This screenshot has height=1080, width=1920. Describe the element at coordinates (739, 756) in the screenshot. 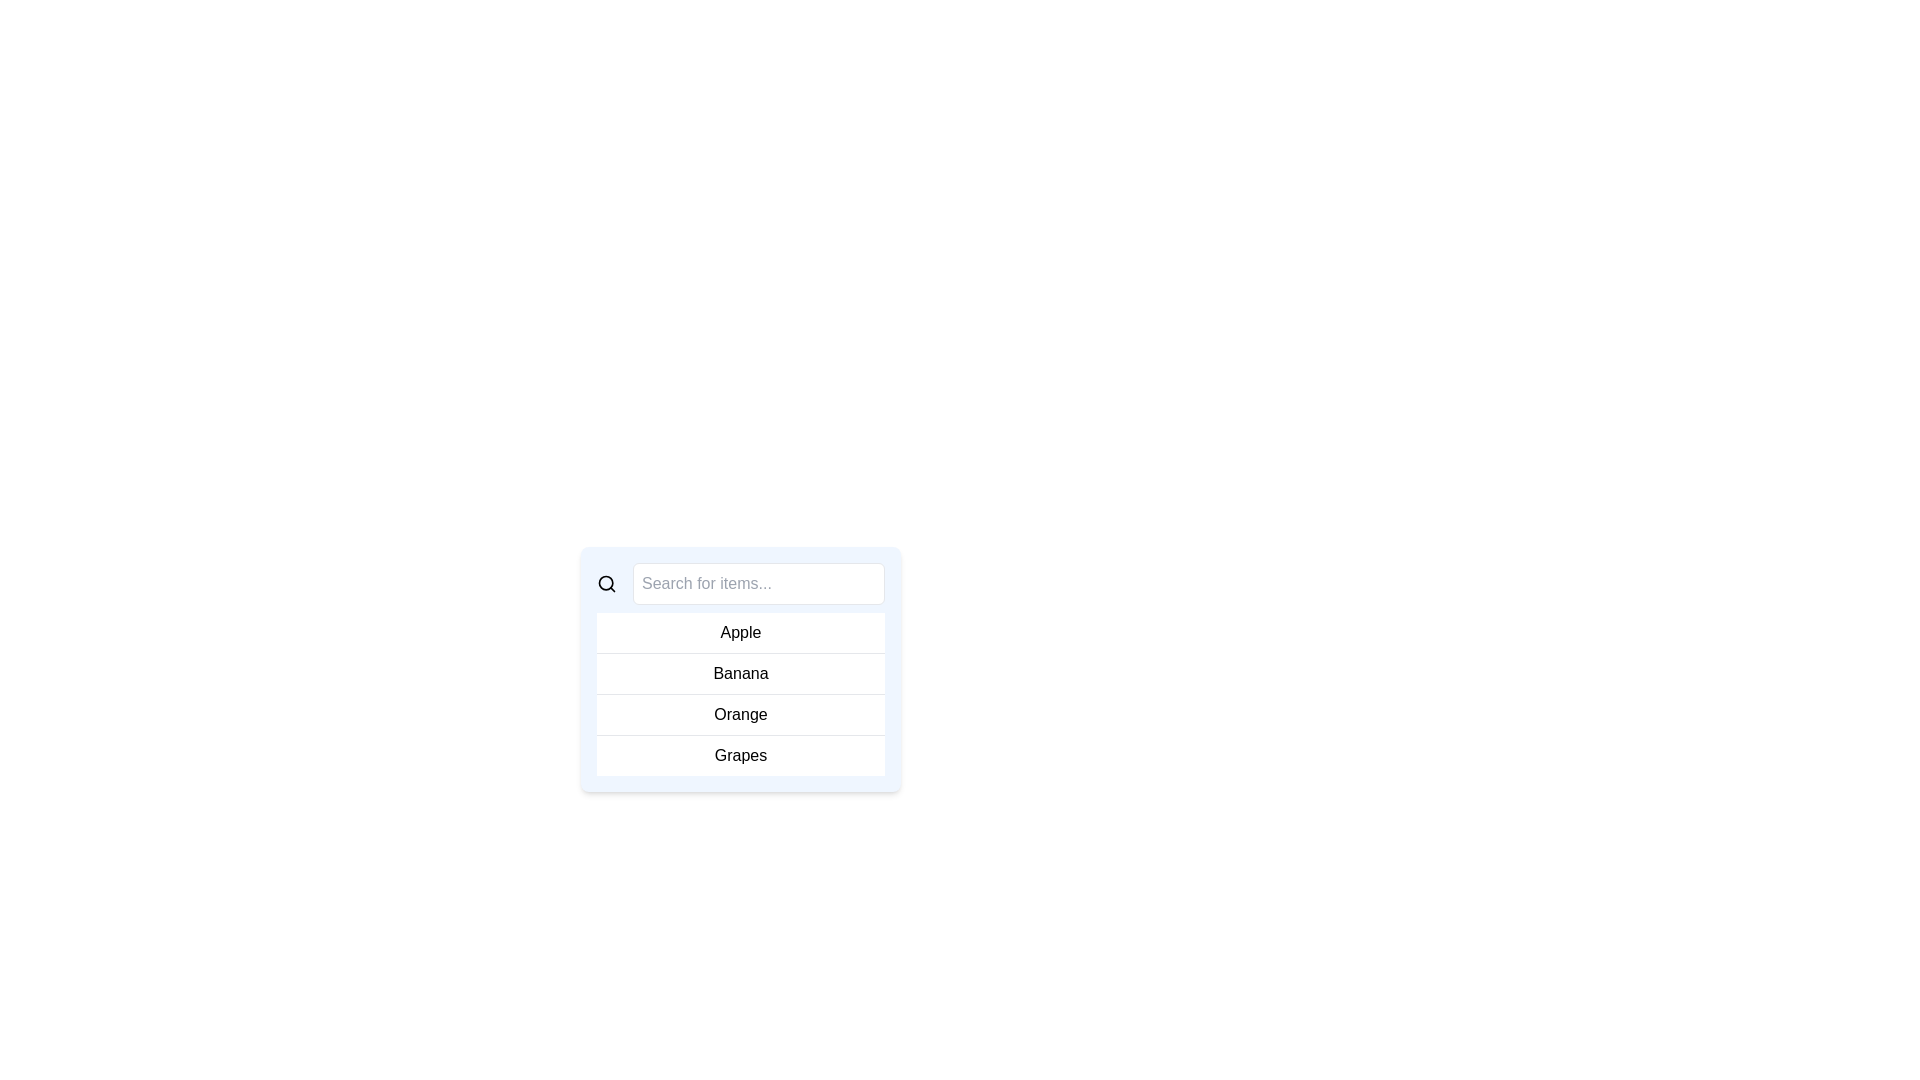

I see `the text item displaying 'Grapes'` at that location.